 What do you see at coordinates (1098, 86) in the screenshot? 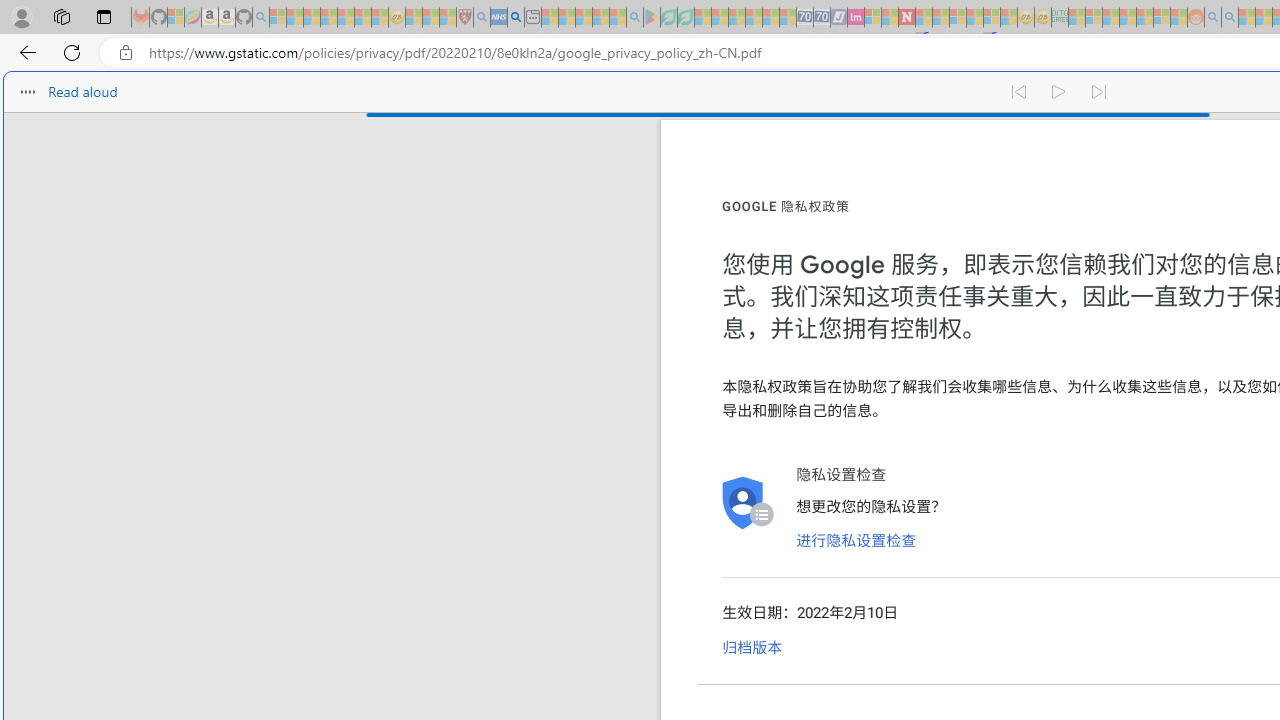
I see `'Read next paragraph'` at bounding box center [1098, 86].